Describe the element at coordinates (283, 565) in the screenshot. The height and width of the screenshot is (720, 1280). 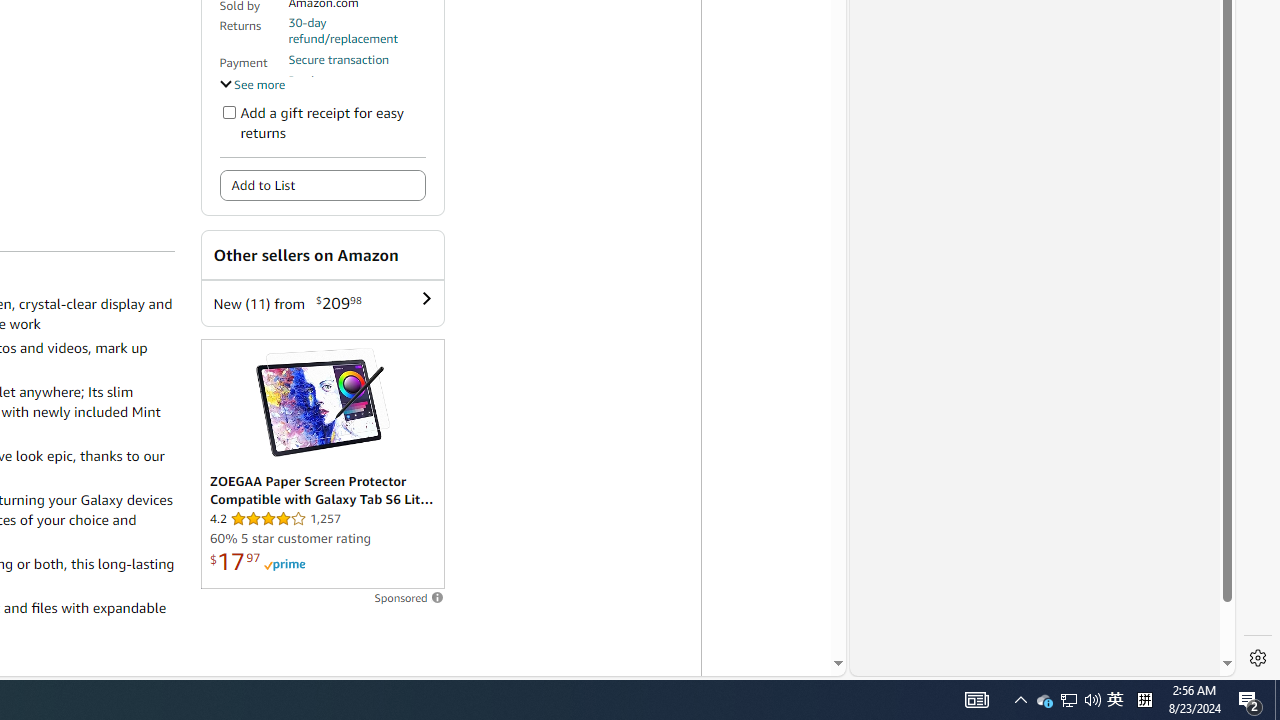
I see `'Prime'` at that location.